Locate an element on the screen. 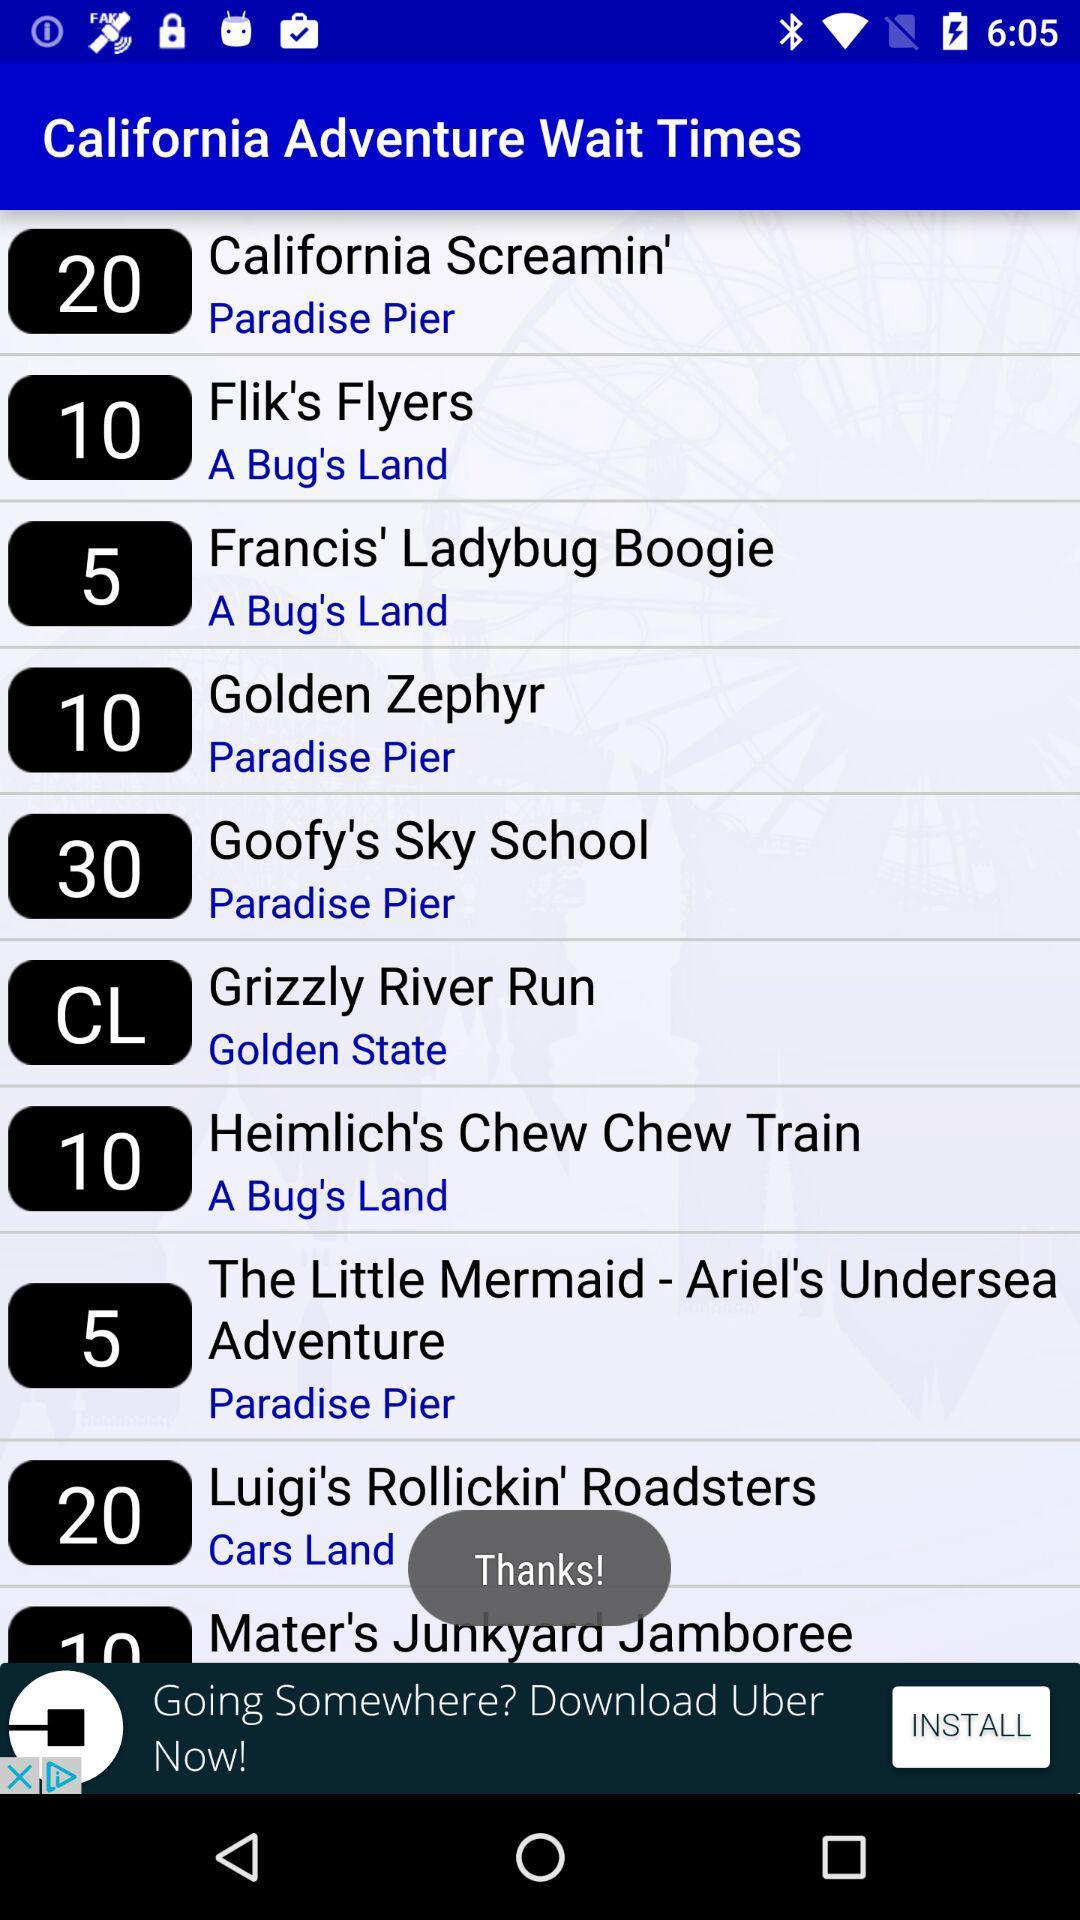 Image resolution: width=1080 pixels, height=1920 pixels. the item above paradise pier is located at coordinates (635, 1307).